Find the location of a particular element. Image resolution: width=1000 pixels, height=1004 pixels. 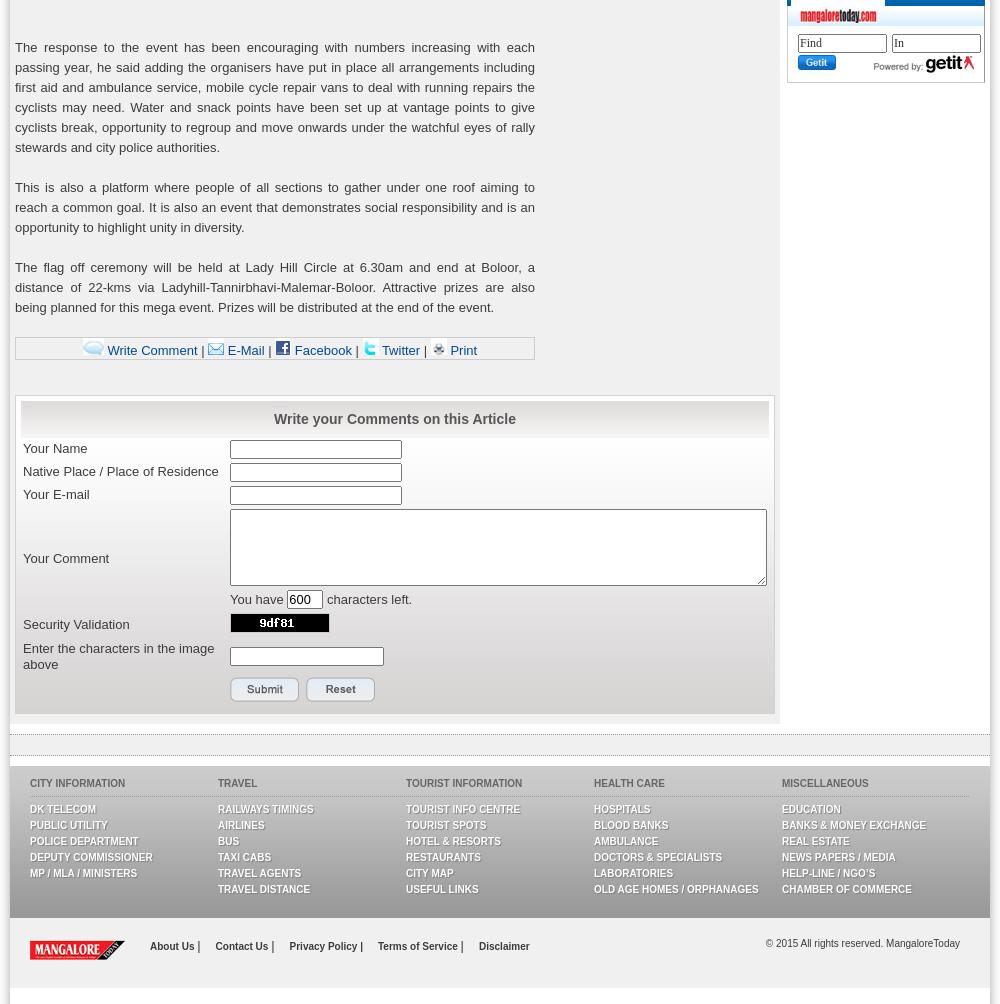

'Print' is located at coordinates (460, 349).